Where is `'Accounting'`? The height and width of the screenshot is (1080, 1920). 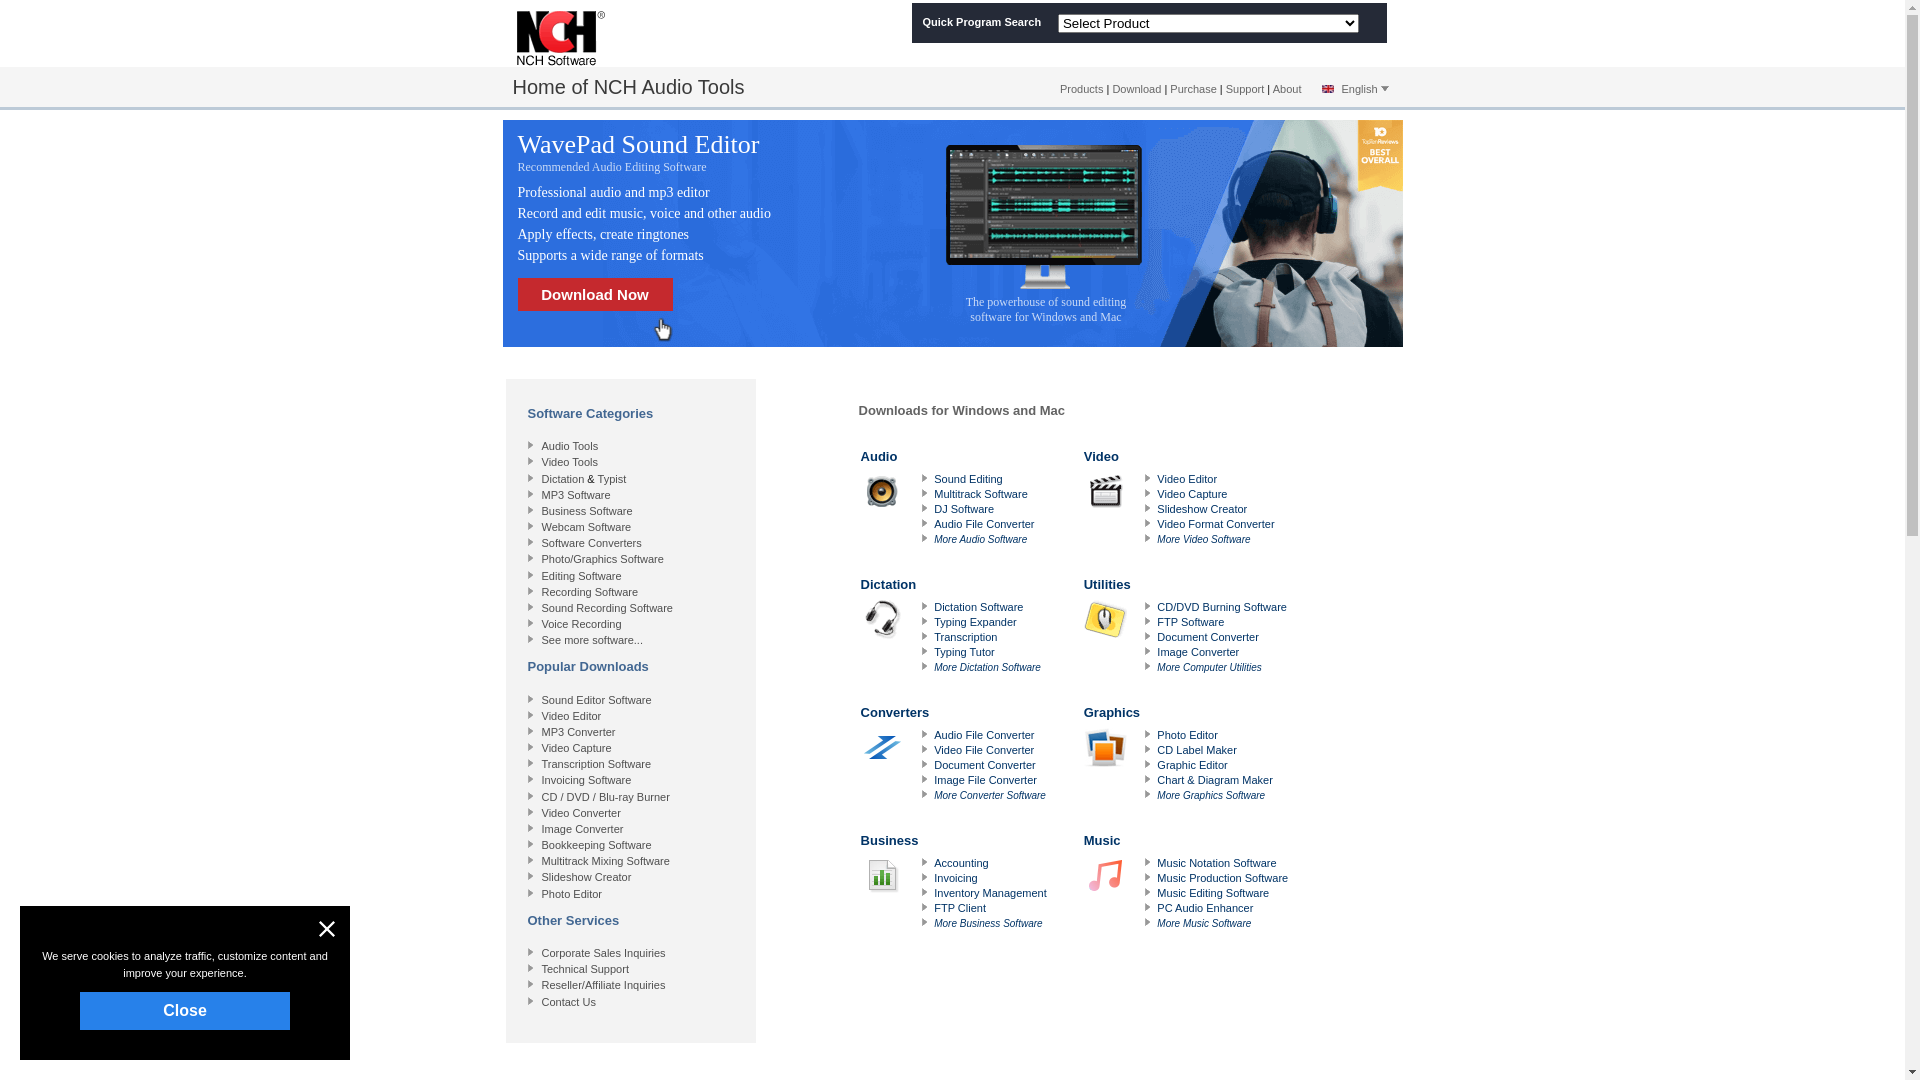
'Accounting' is located at coordinates (960, 862).